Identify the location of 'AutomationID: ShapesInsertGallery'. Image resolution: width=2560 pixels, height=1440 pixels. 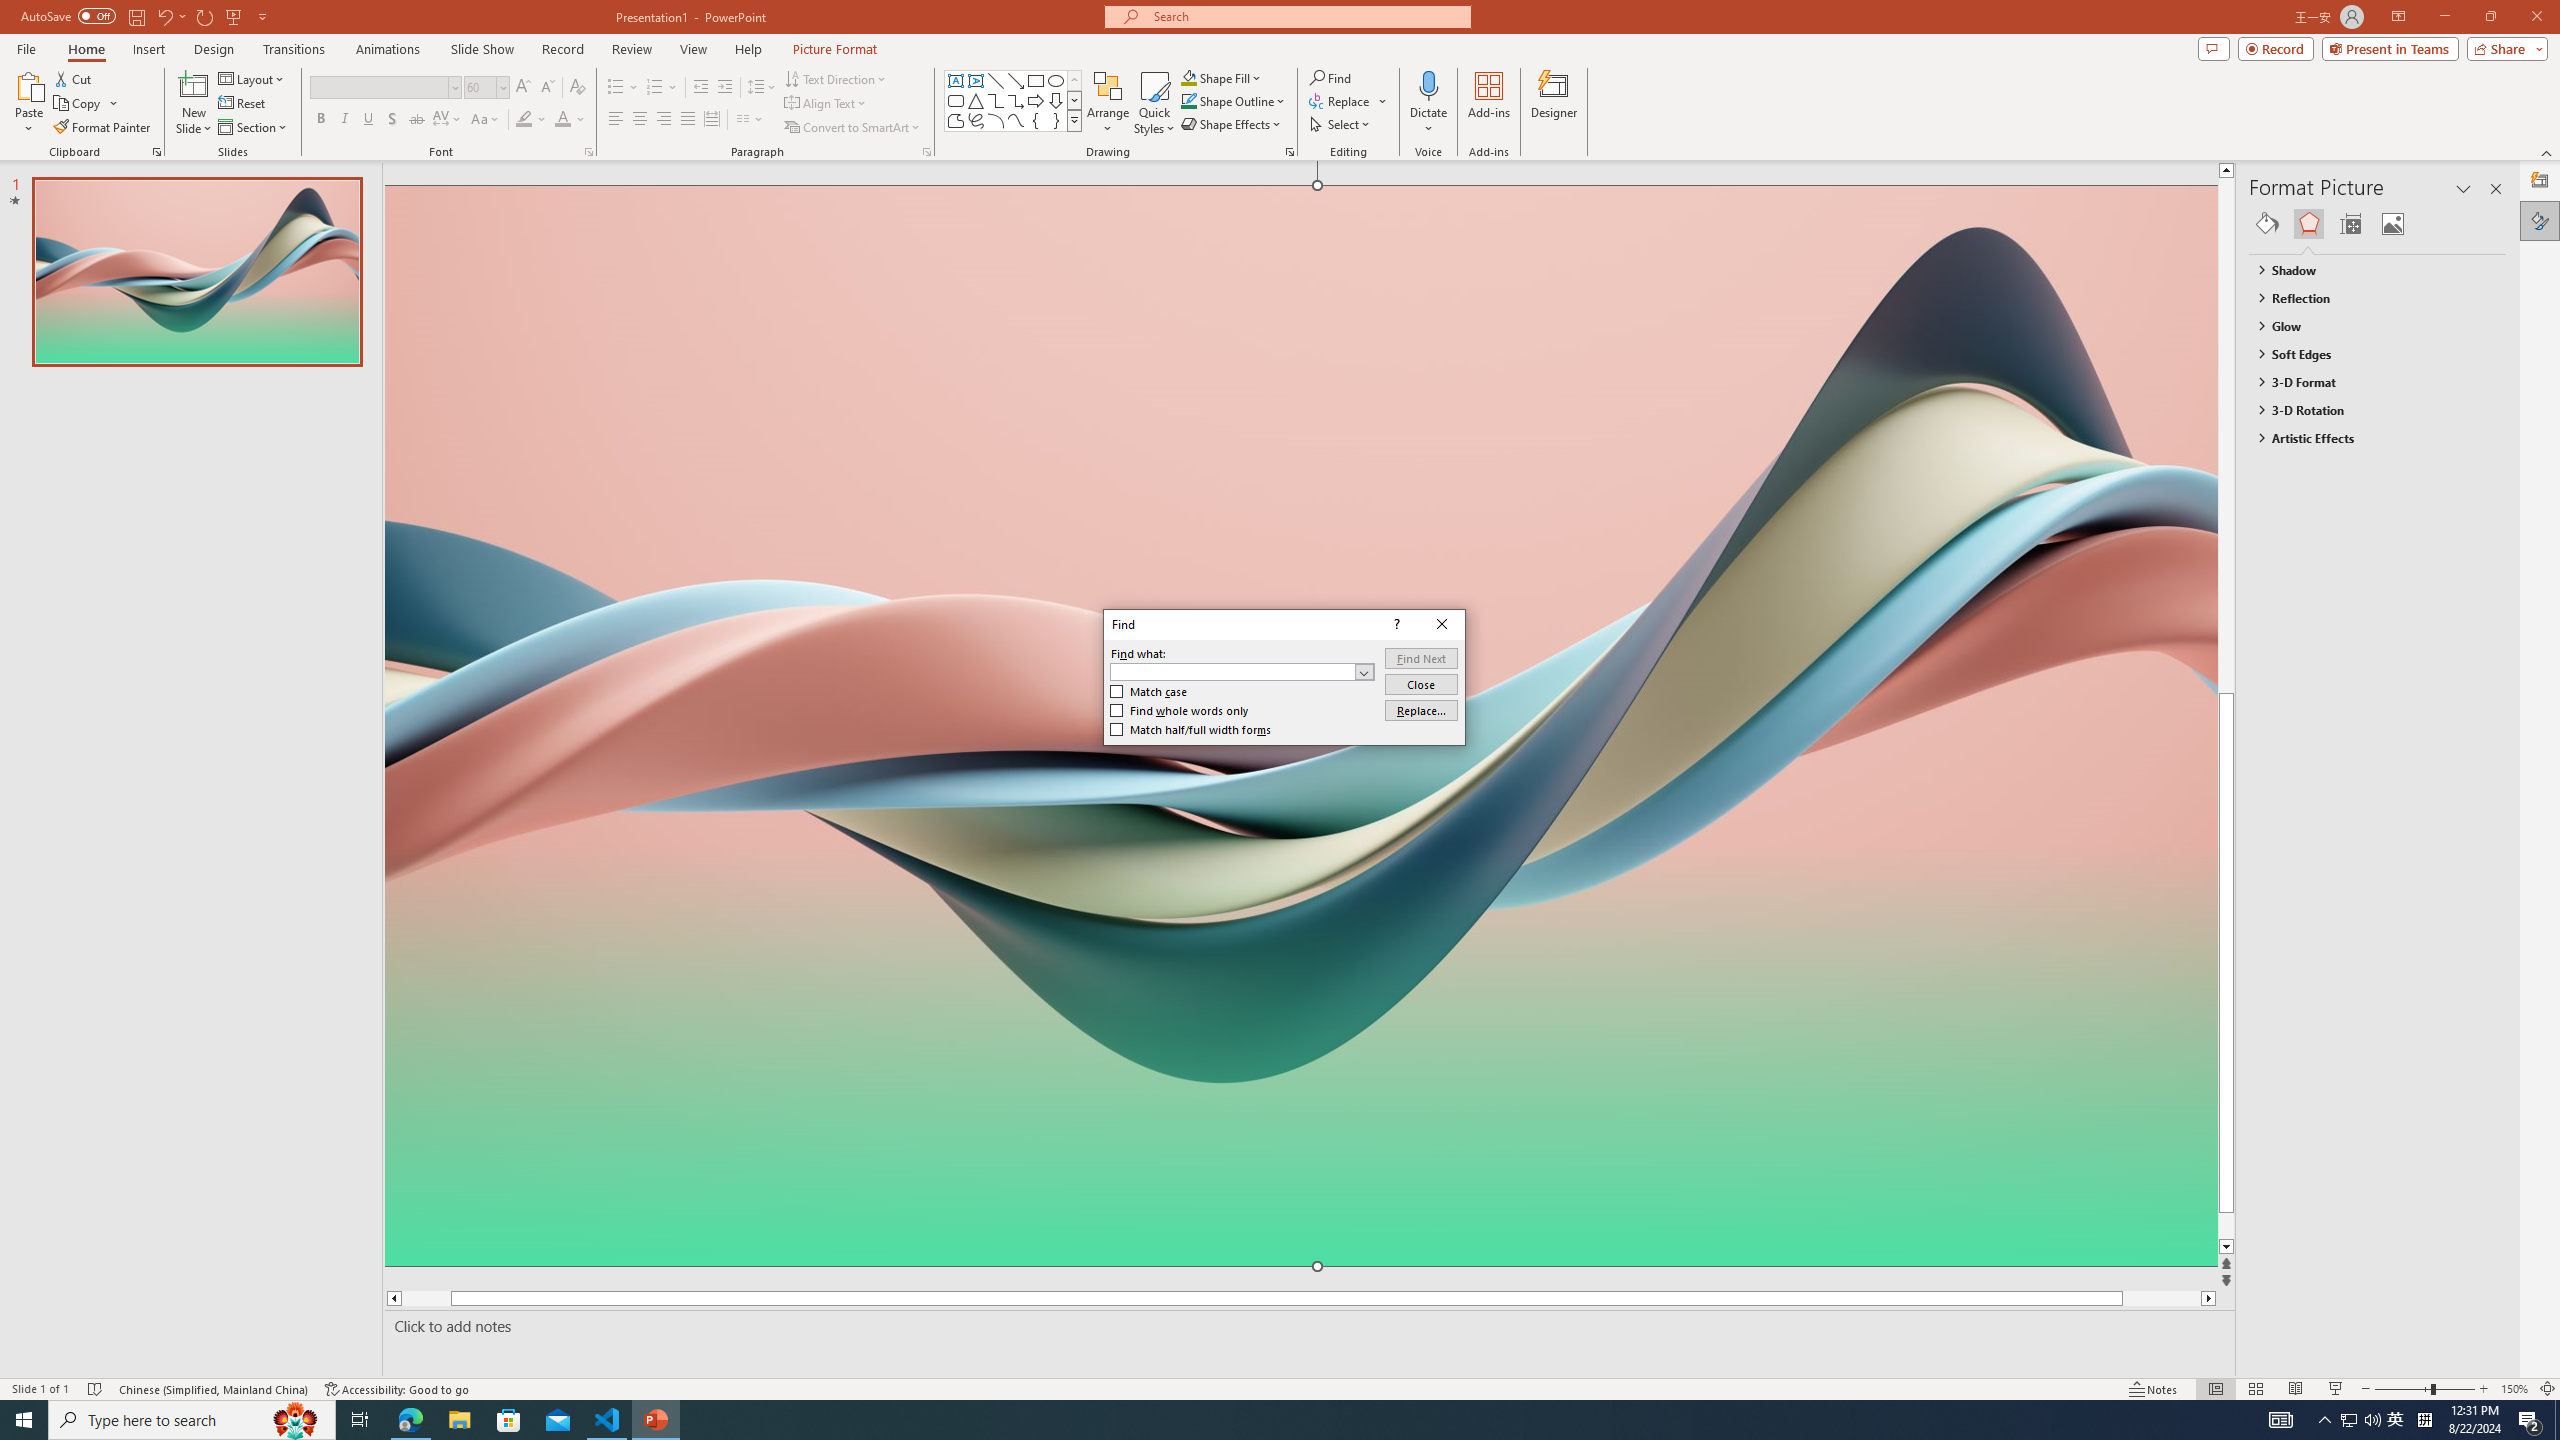
(1012, 100).